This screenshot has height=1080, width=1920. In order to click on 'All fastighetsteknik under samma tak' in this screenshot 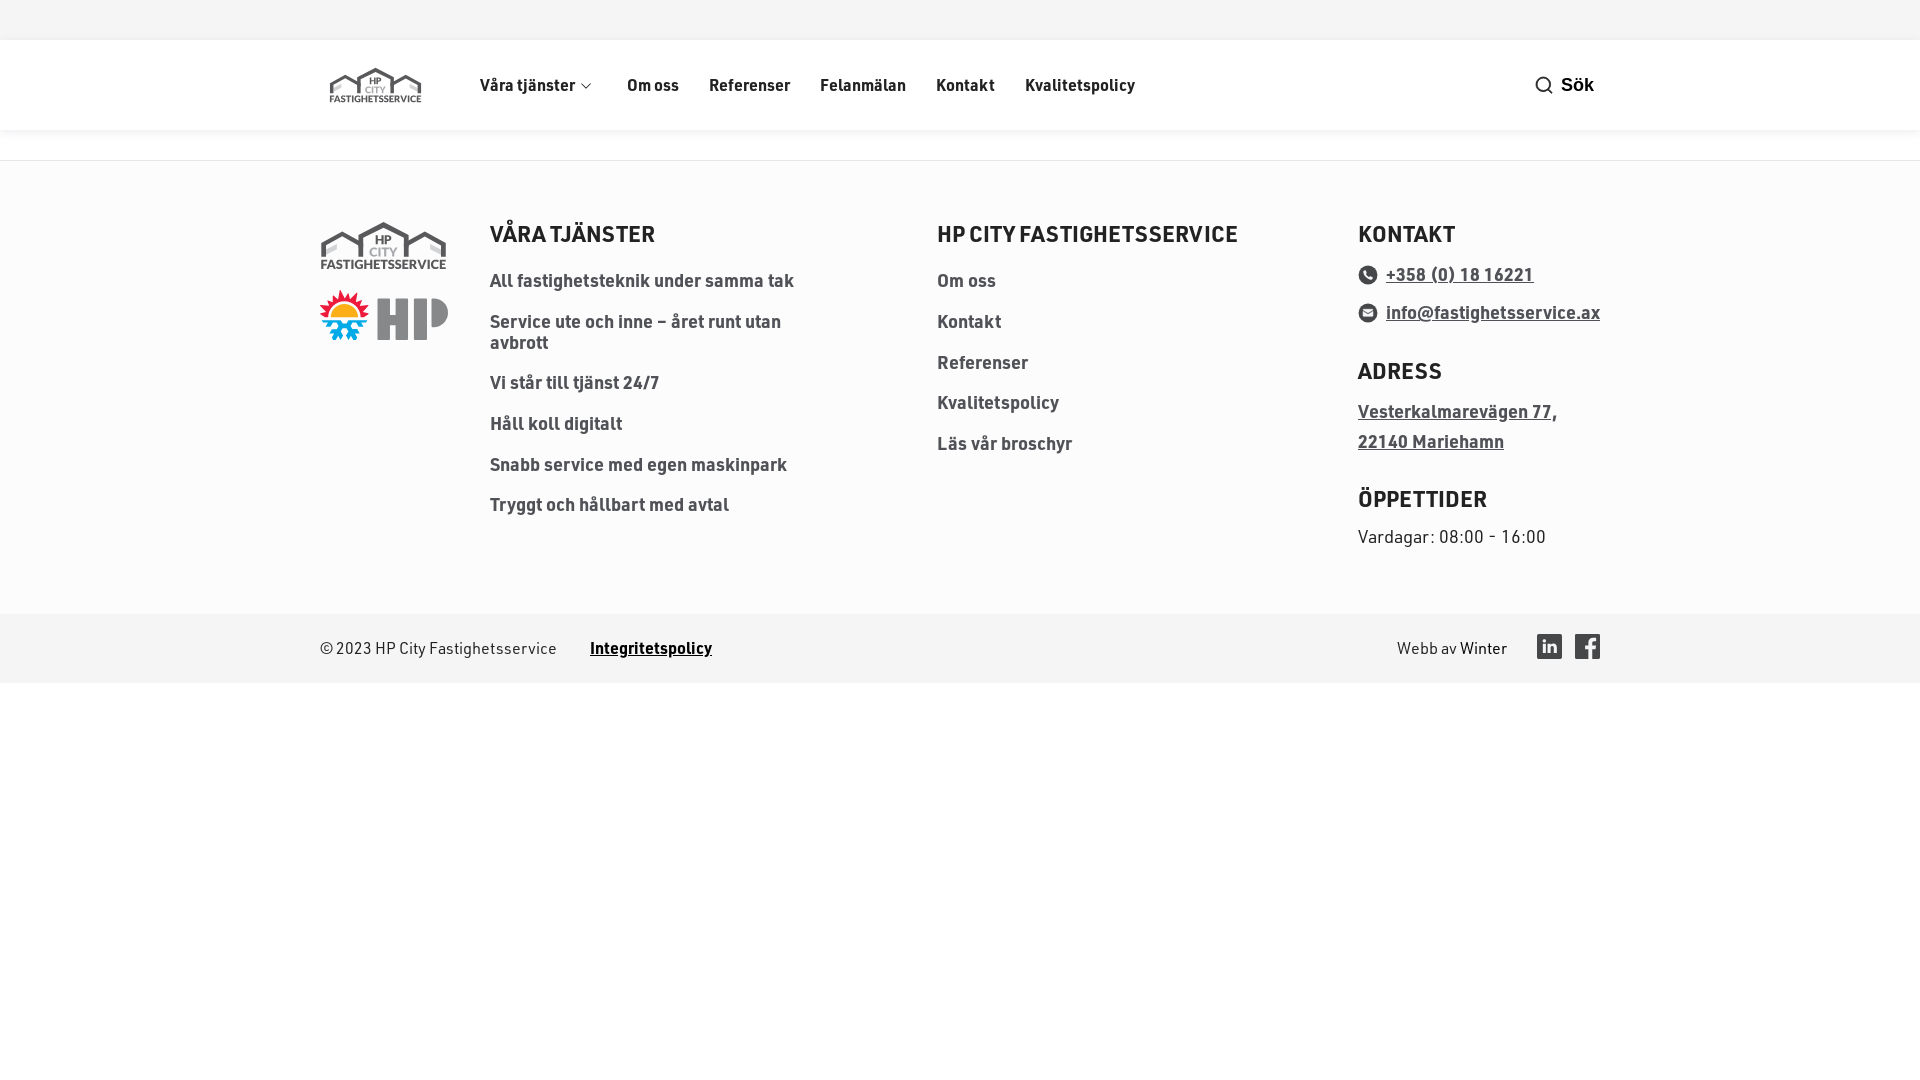, I will do `click(642, 280)`.